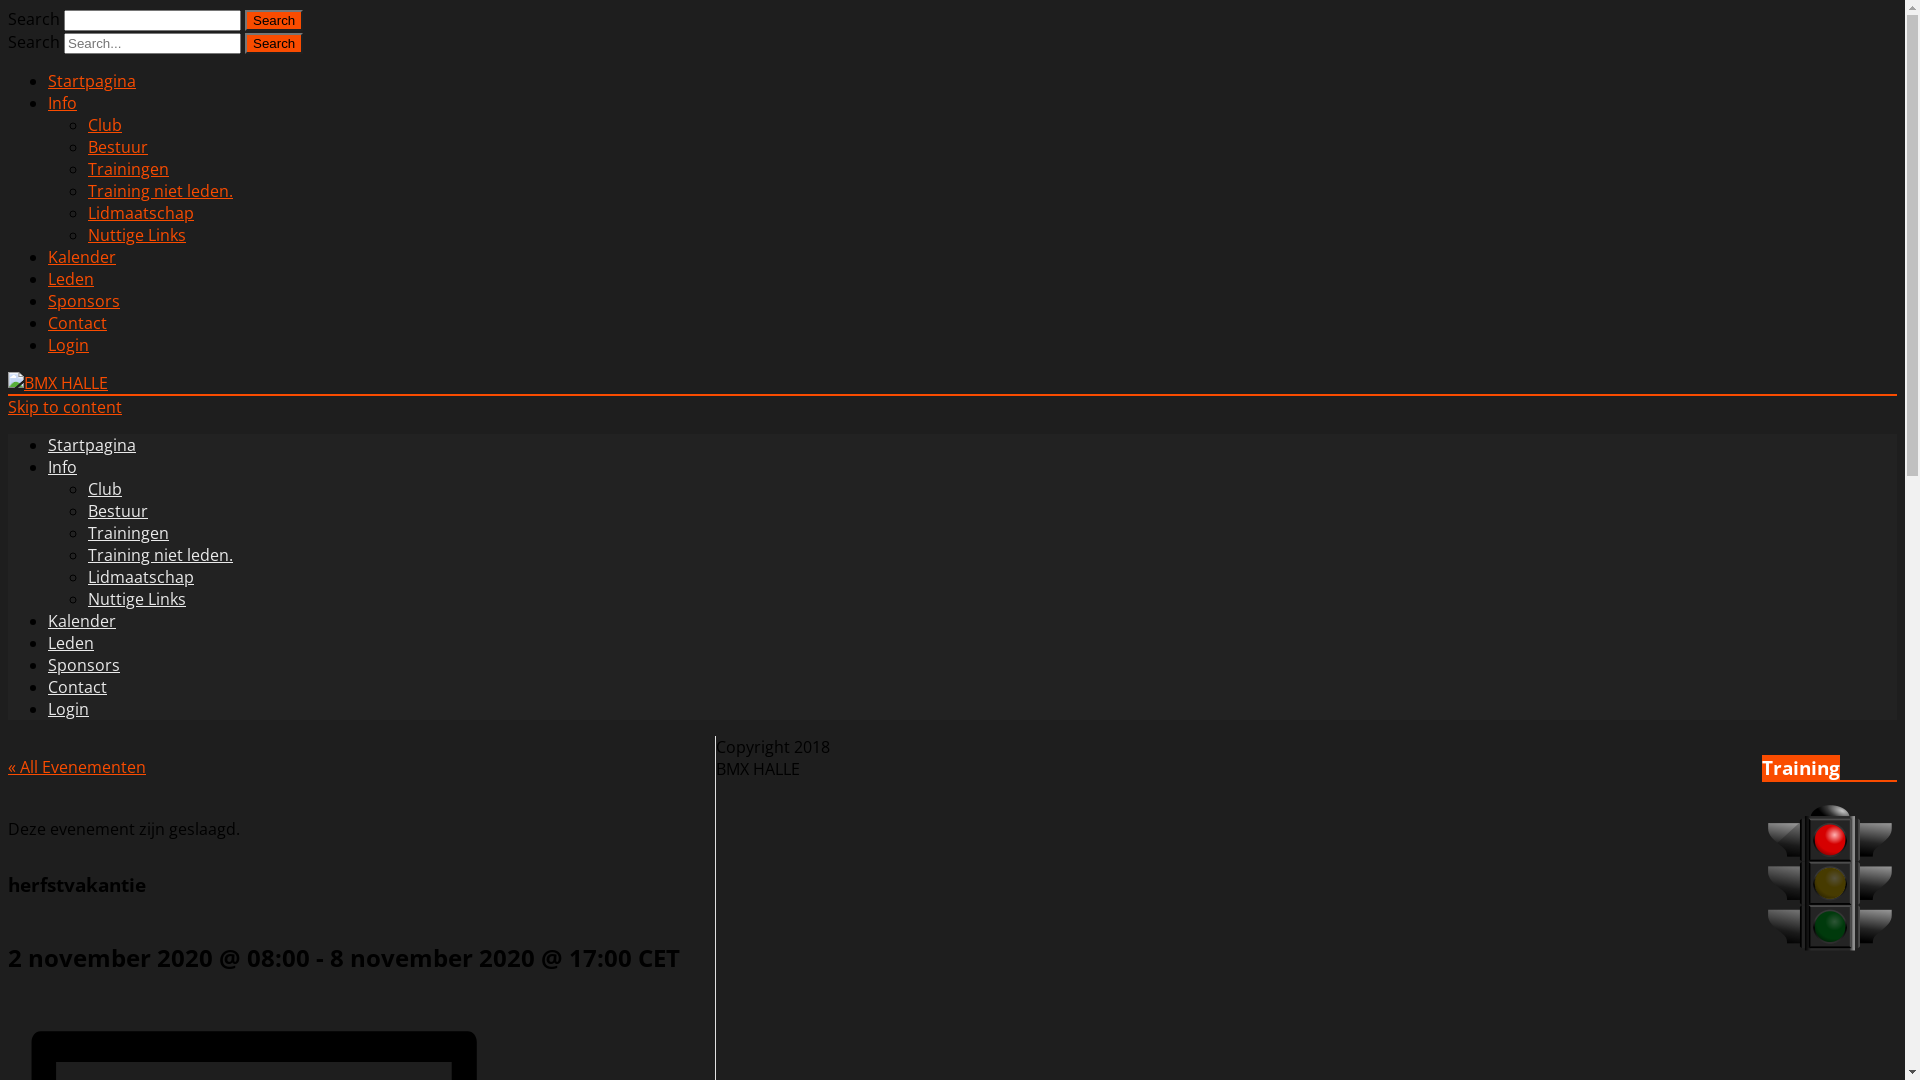 This screenshot has width=1920, height=1080. What do you see at coordinates (139, 212) in the screenshot?
I see `'Lidmaatschap'` at bounding box center [139, 212].